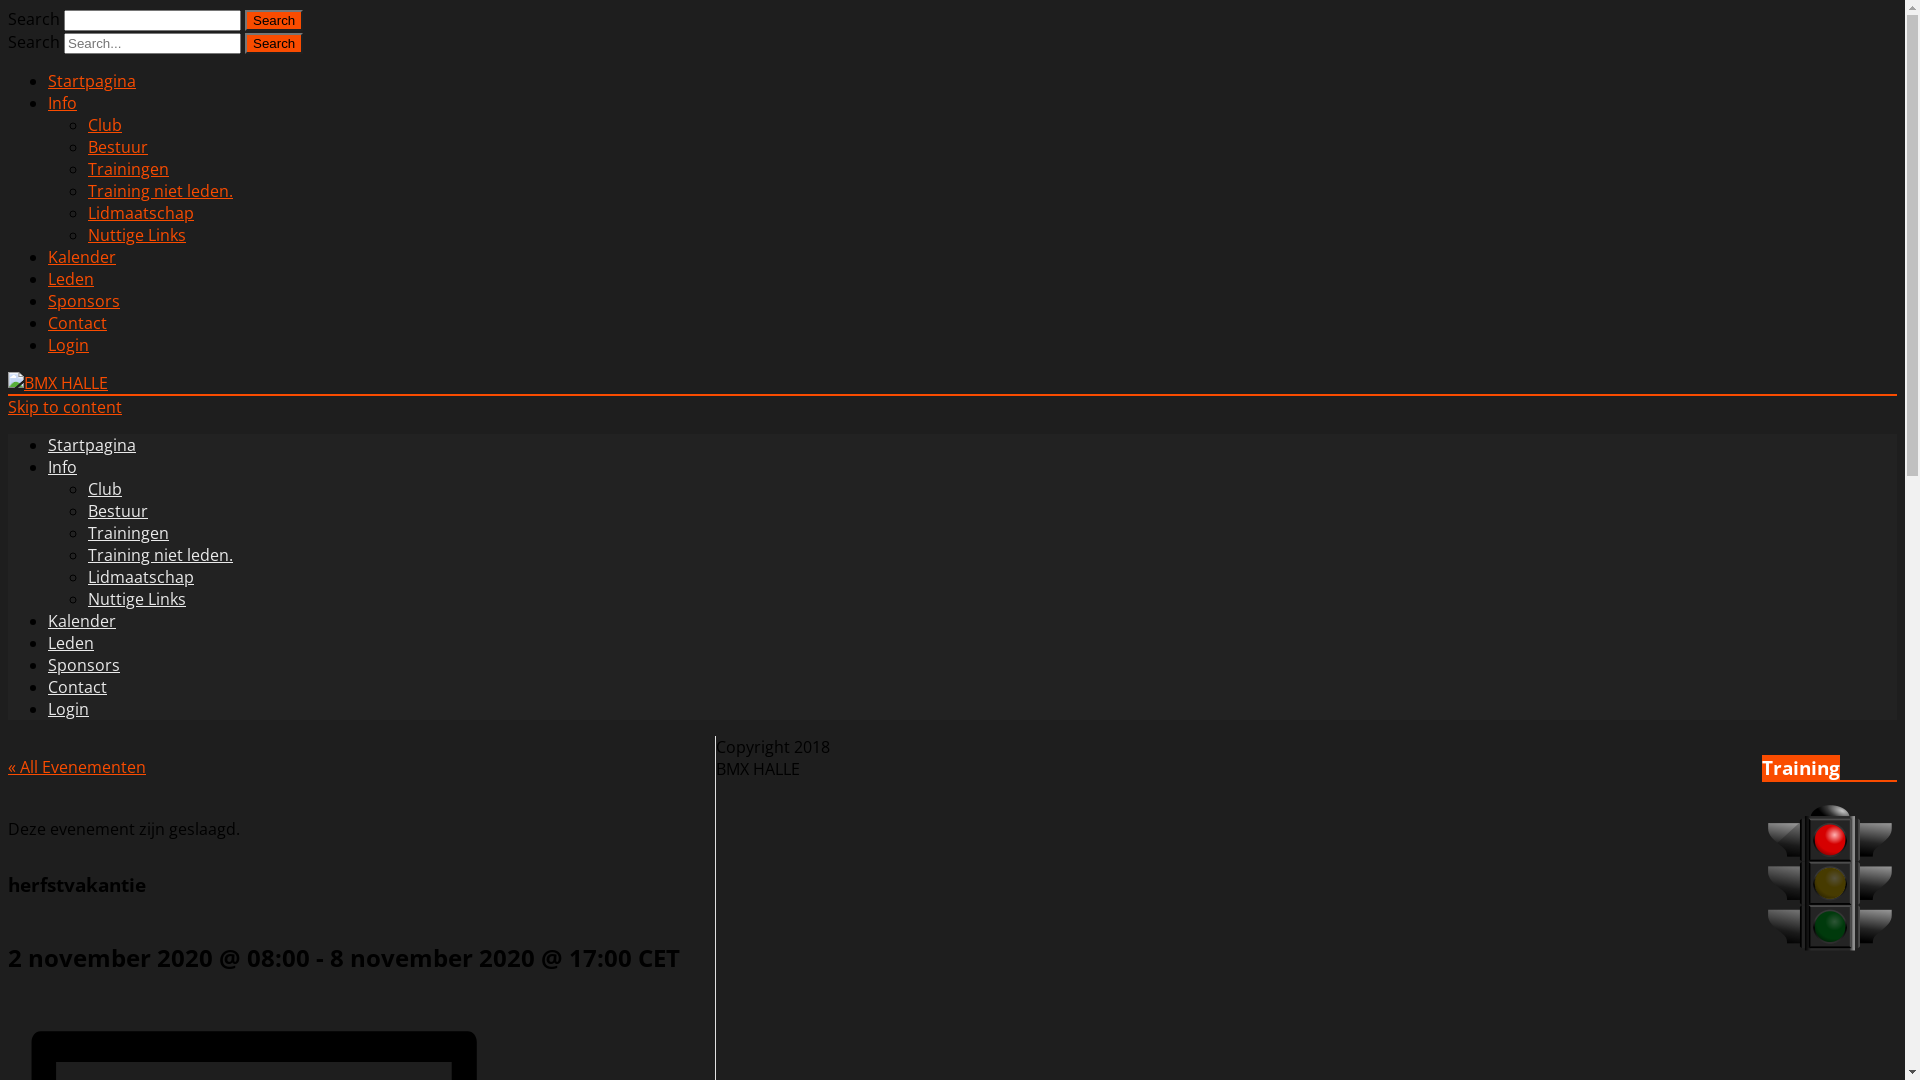 This screenshot has width=1920, height=1080. What do you see at coordinates (139, 212) in the screenshot?
I see `'Lidmaatschap'` at bounding box center [139, 212].